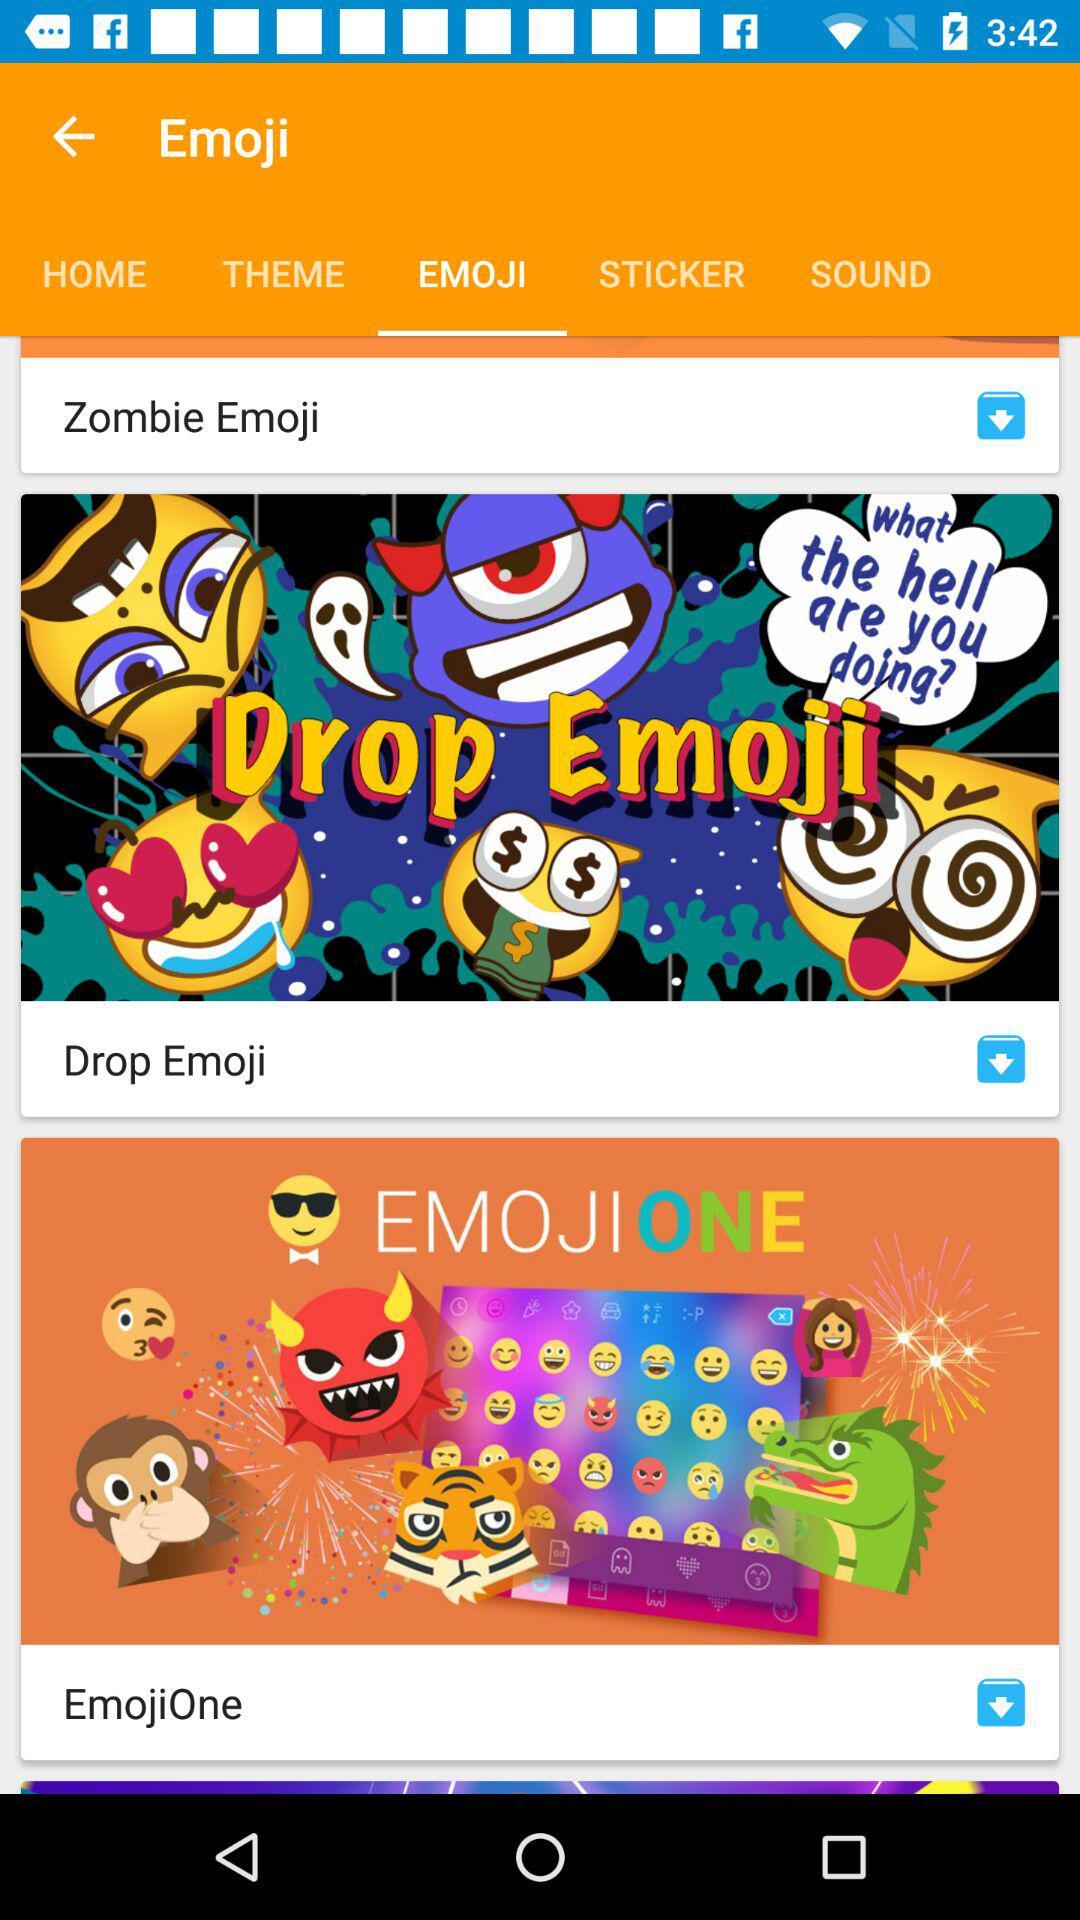 Image resolution: width=1080 pixels, height=1920 pixels. What do you see at coordinates (72, 135) in the screenshot?
I see `go back` at bounding box center [72, 135].